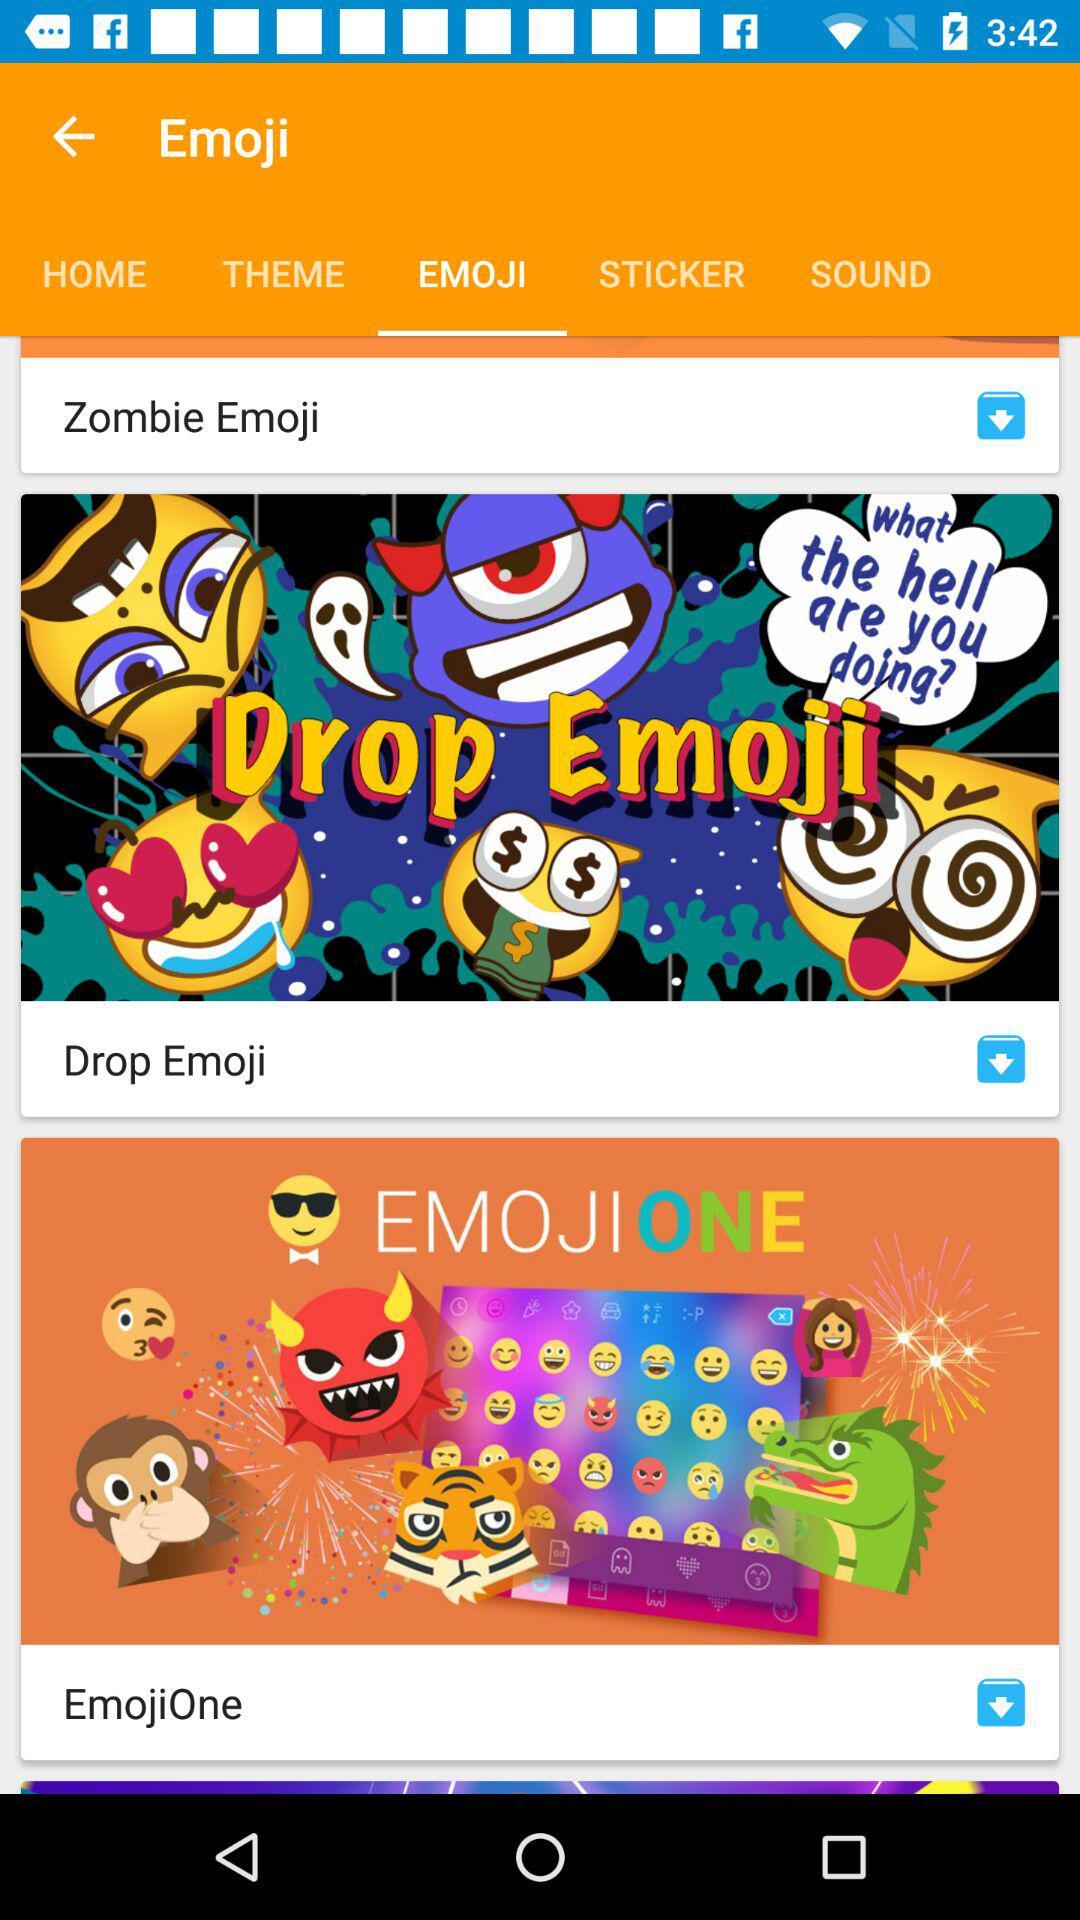 Image resolution: width=1080 pixels, height=1920 pixels. What do you see at coordinates (72, 135) in the screenshot?
I see `go back` at bounding box center [72, 135].